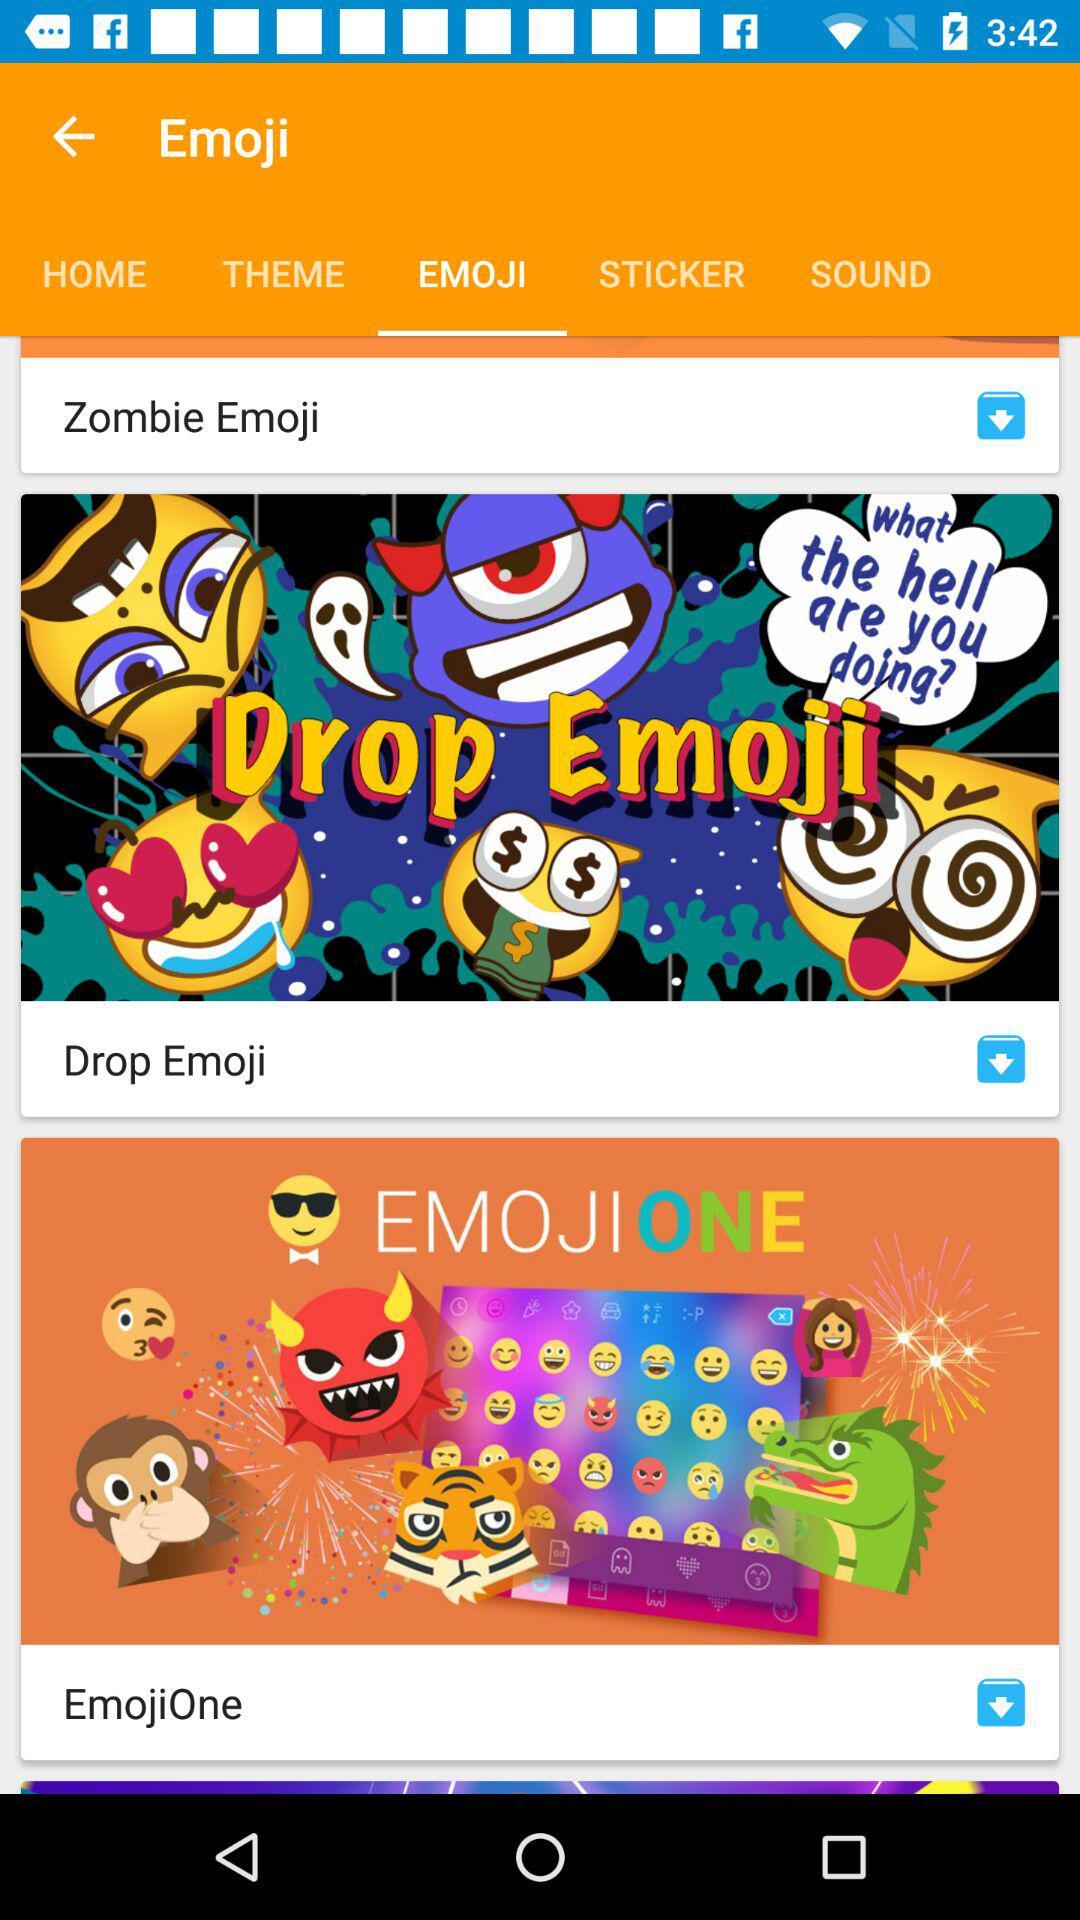 Image resolution: width=1080 pixels, height=1920 pixels. What do you see at coordinates (72, 135) in the screenshot?
I see `go back` at bounding box center [72, 135].